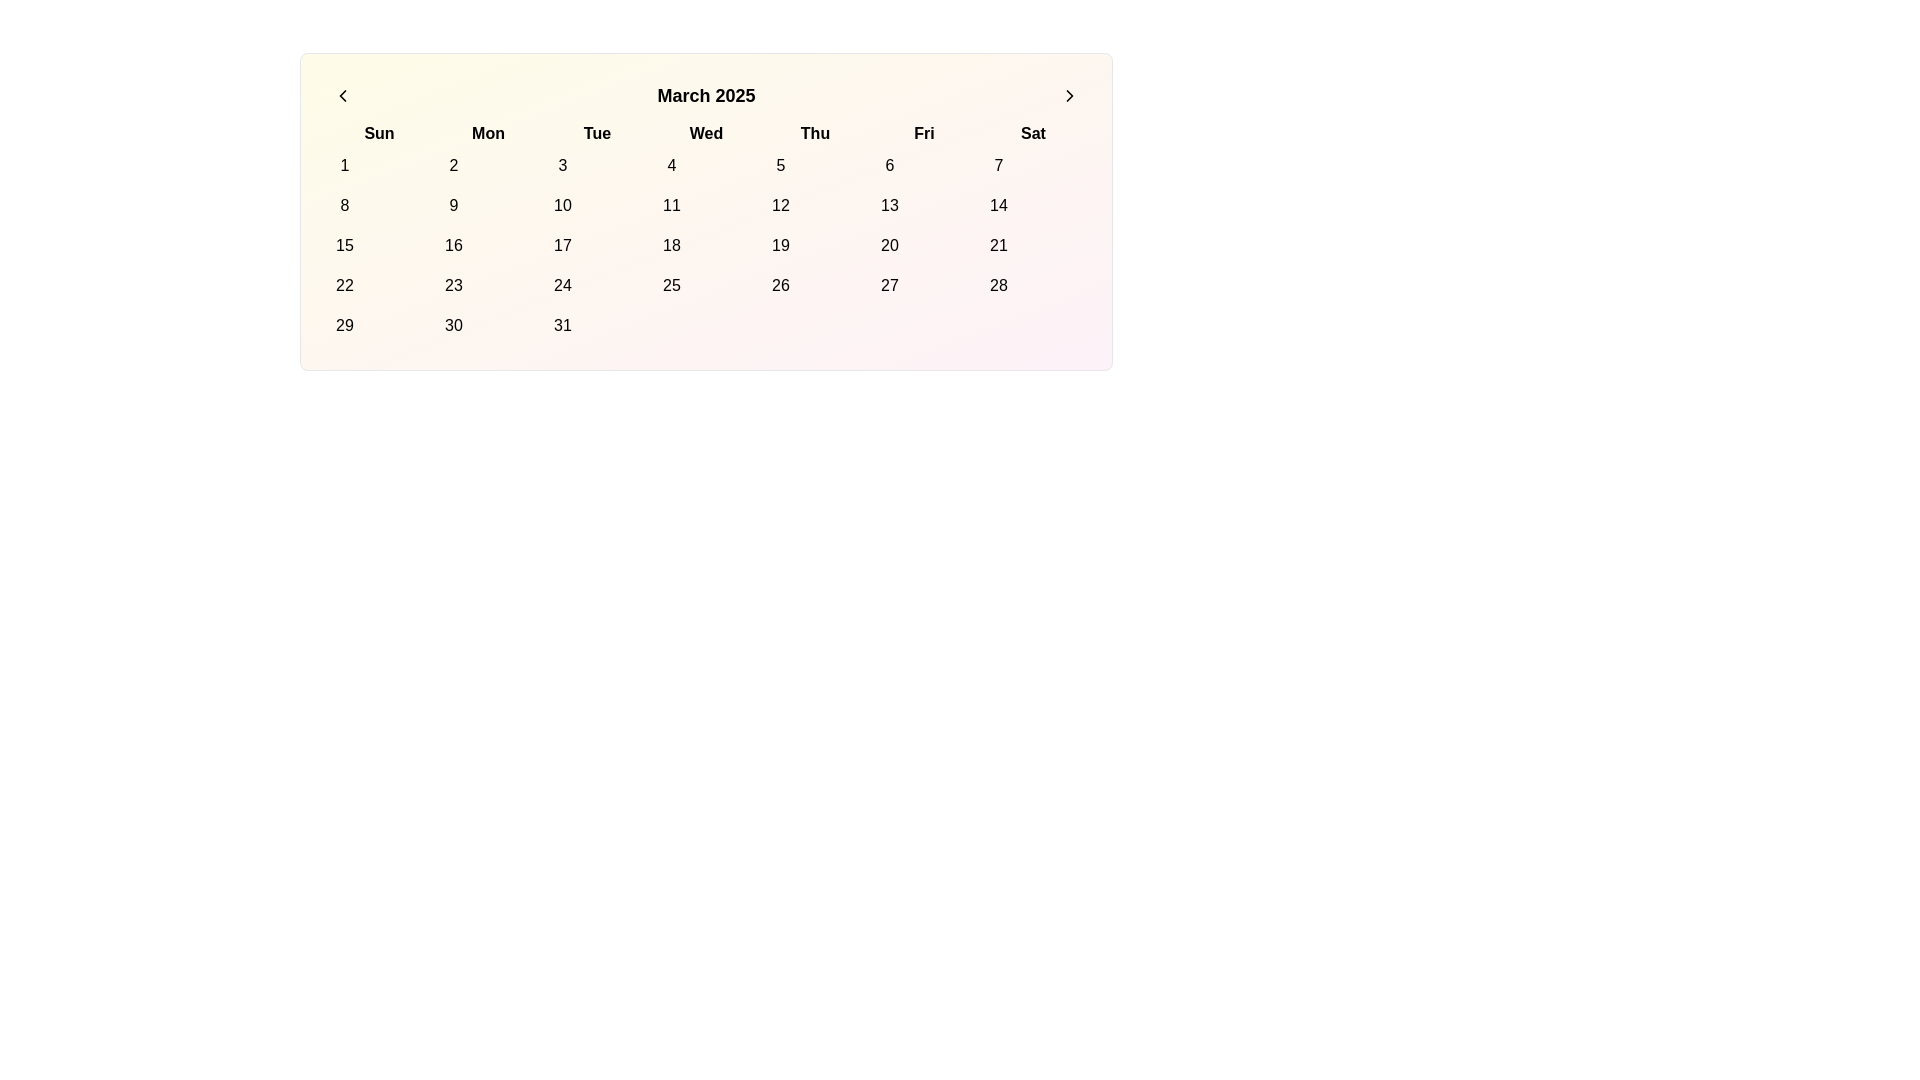 The image size is (1920, 1080). Describe the element at coordinates (1069, 96) in the screenshot. I see `the rightward arrow icon button located at the far right end of the top bar of the calendar component` at that location.